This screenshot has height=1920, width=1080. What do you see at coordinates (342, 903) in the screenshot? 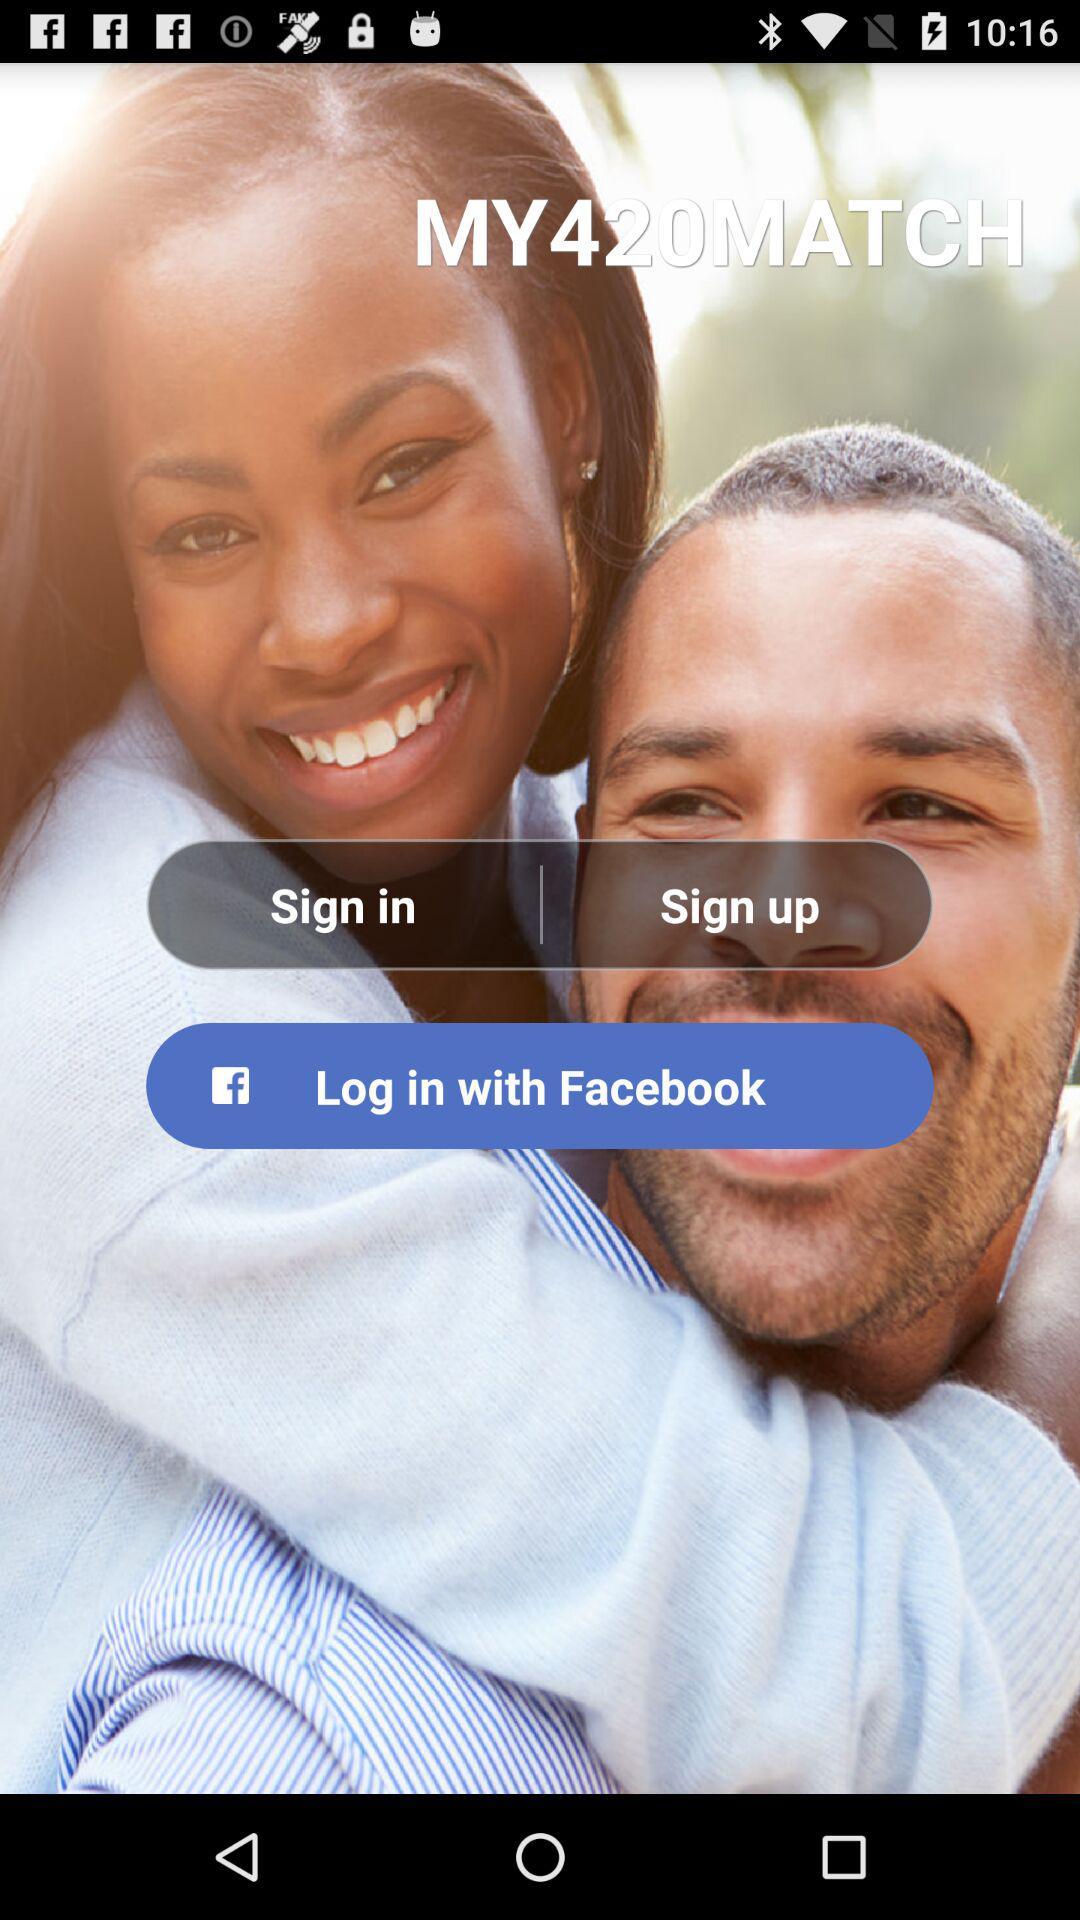
I see `the icon above log in with item` at bounding box center [342, 903].